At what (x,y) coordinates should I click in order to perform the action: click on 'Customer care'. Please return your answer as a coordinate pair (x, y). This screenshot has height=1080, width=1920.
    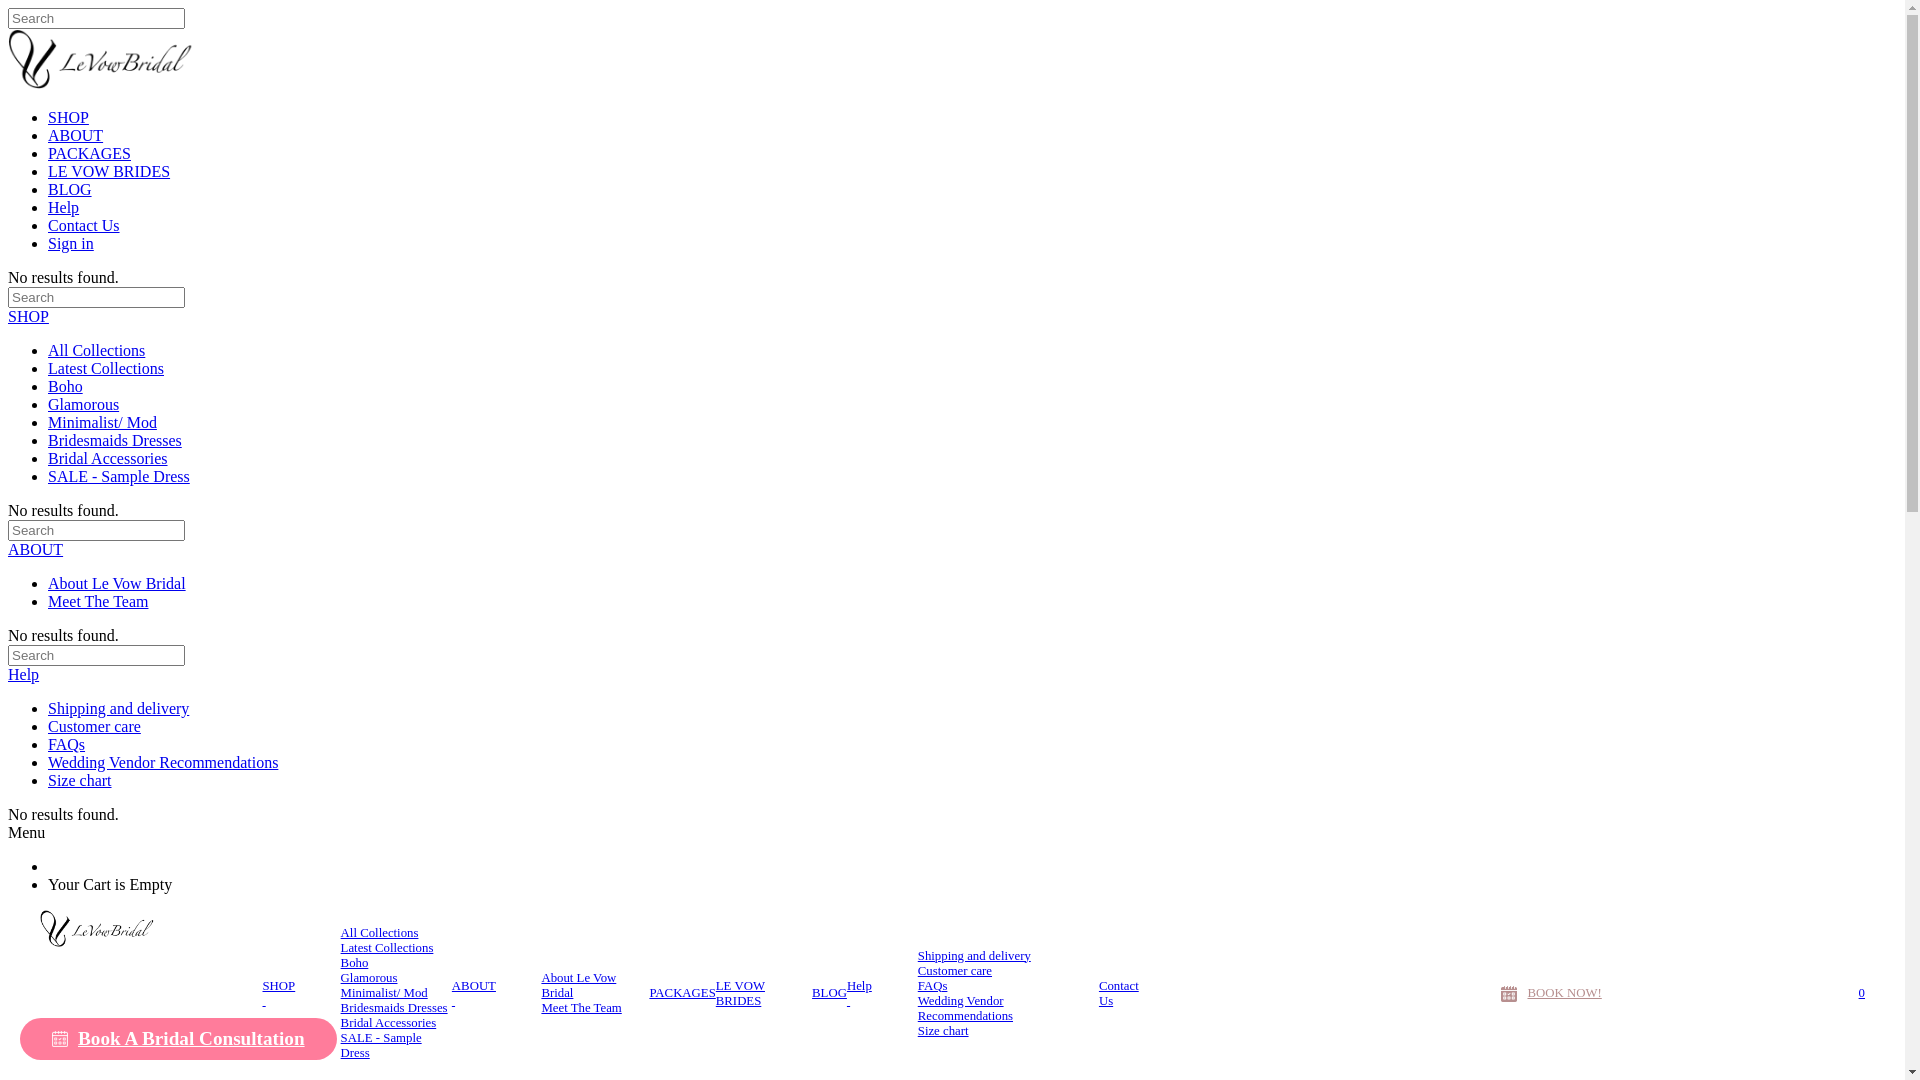
    Looking at the image, I should click on (916, 970).